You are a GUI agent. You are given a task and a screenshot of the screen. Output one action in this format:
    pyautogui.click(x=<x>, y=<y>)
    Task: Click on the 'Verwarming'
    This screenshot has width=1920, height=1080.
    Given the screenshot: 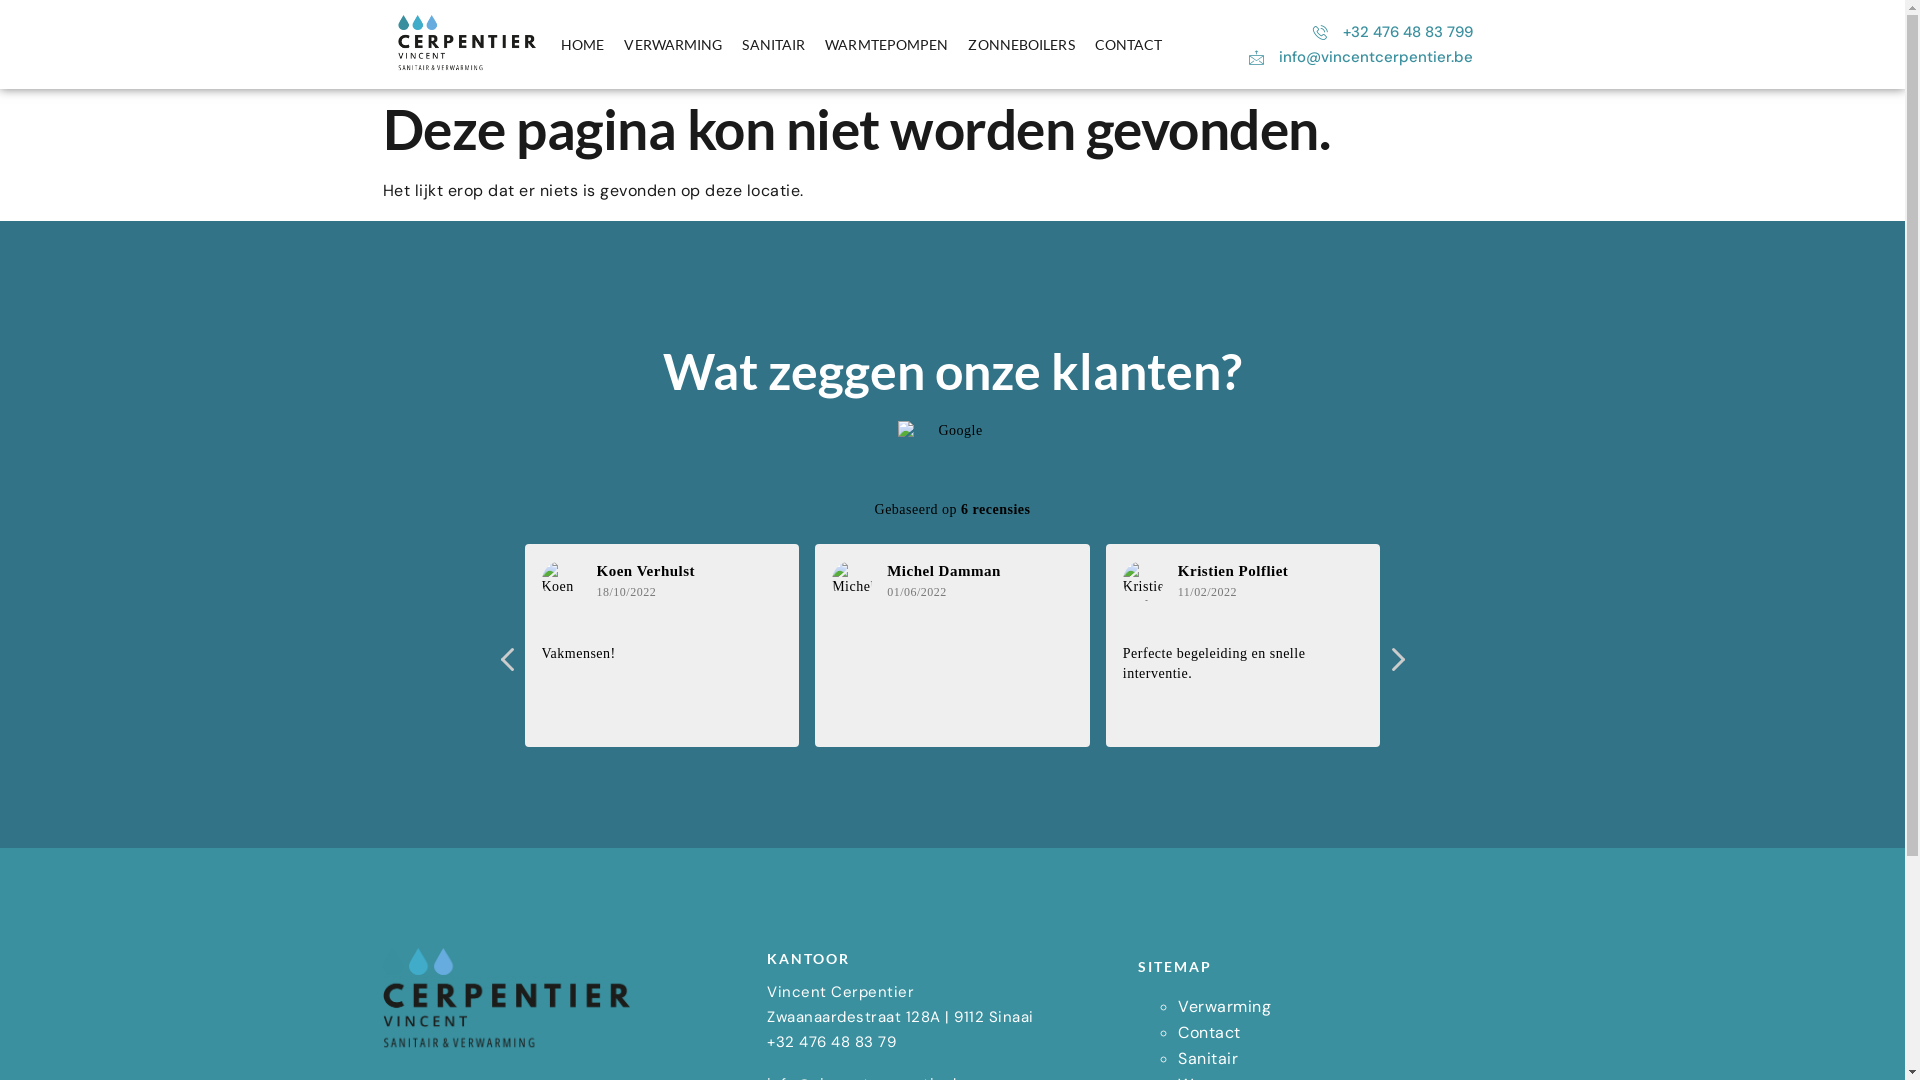 What is the action you would take?
    pyautogui.click(x=1177, y=1006)
    